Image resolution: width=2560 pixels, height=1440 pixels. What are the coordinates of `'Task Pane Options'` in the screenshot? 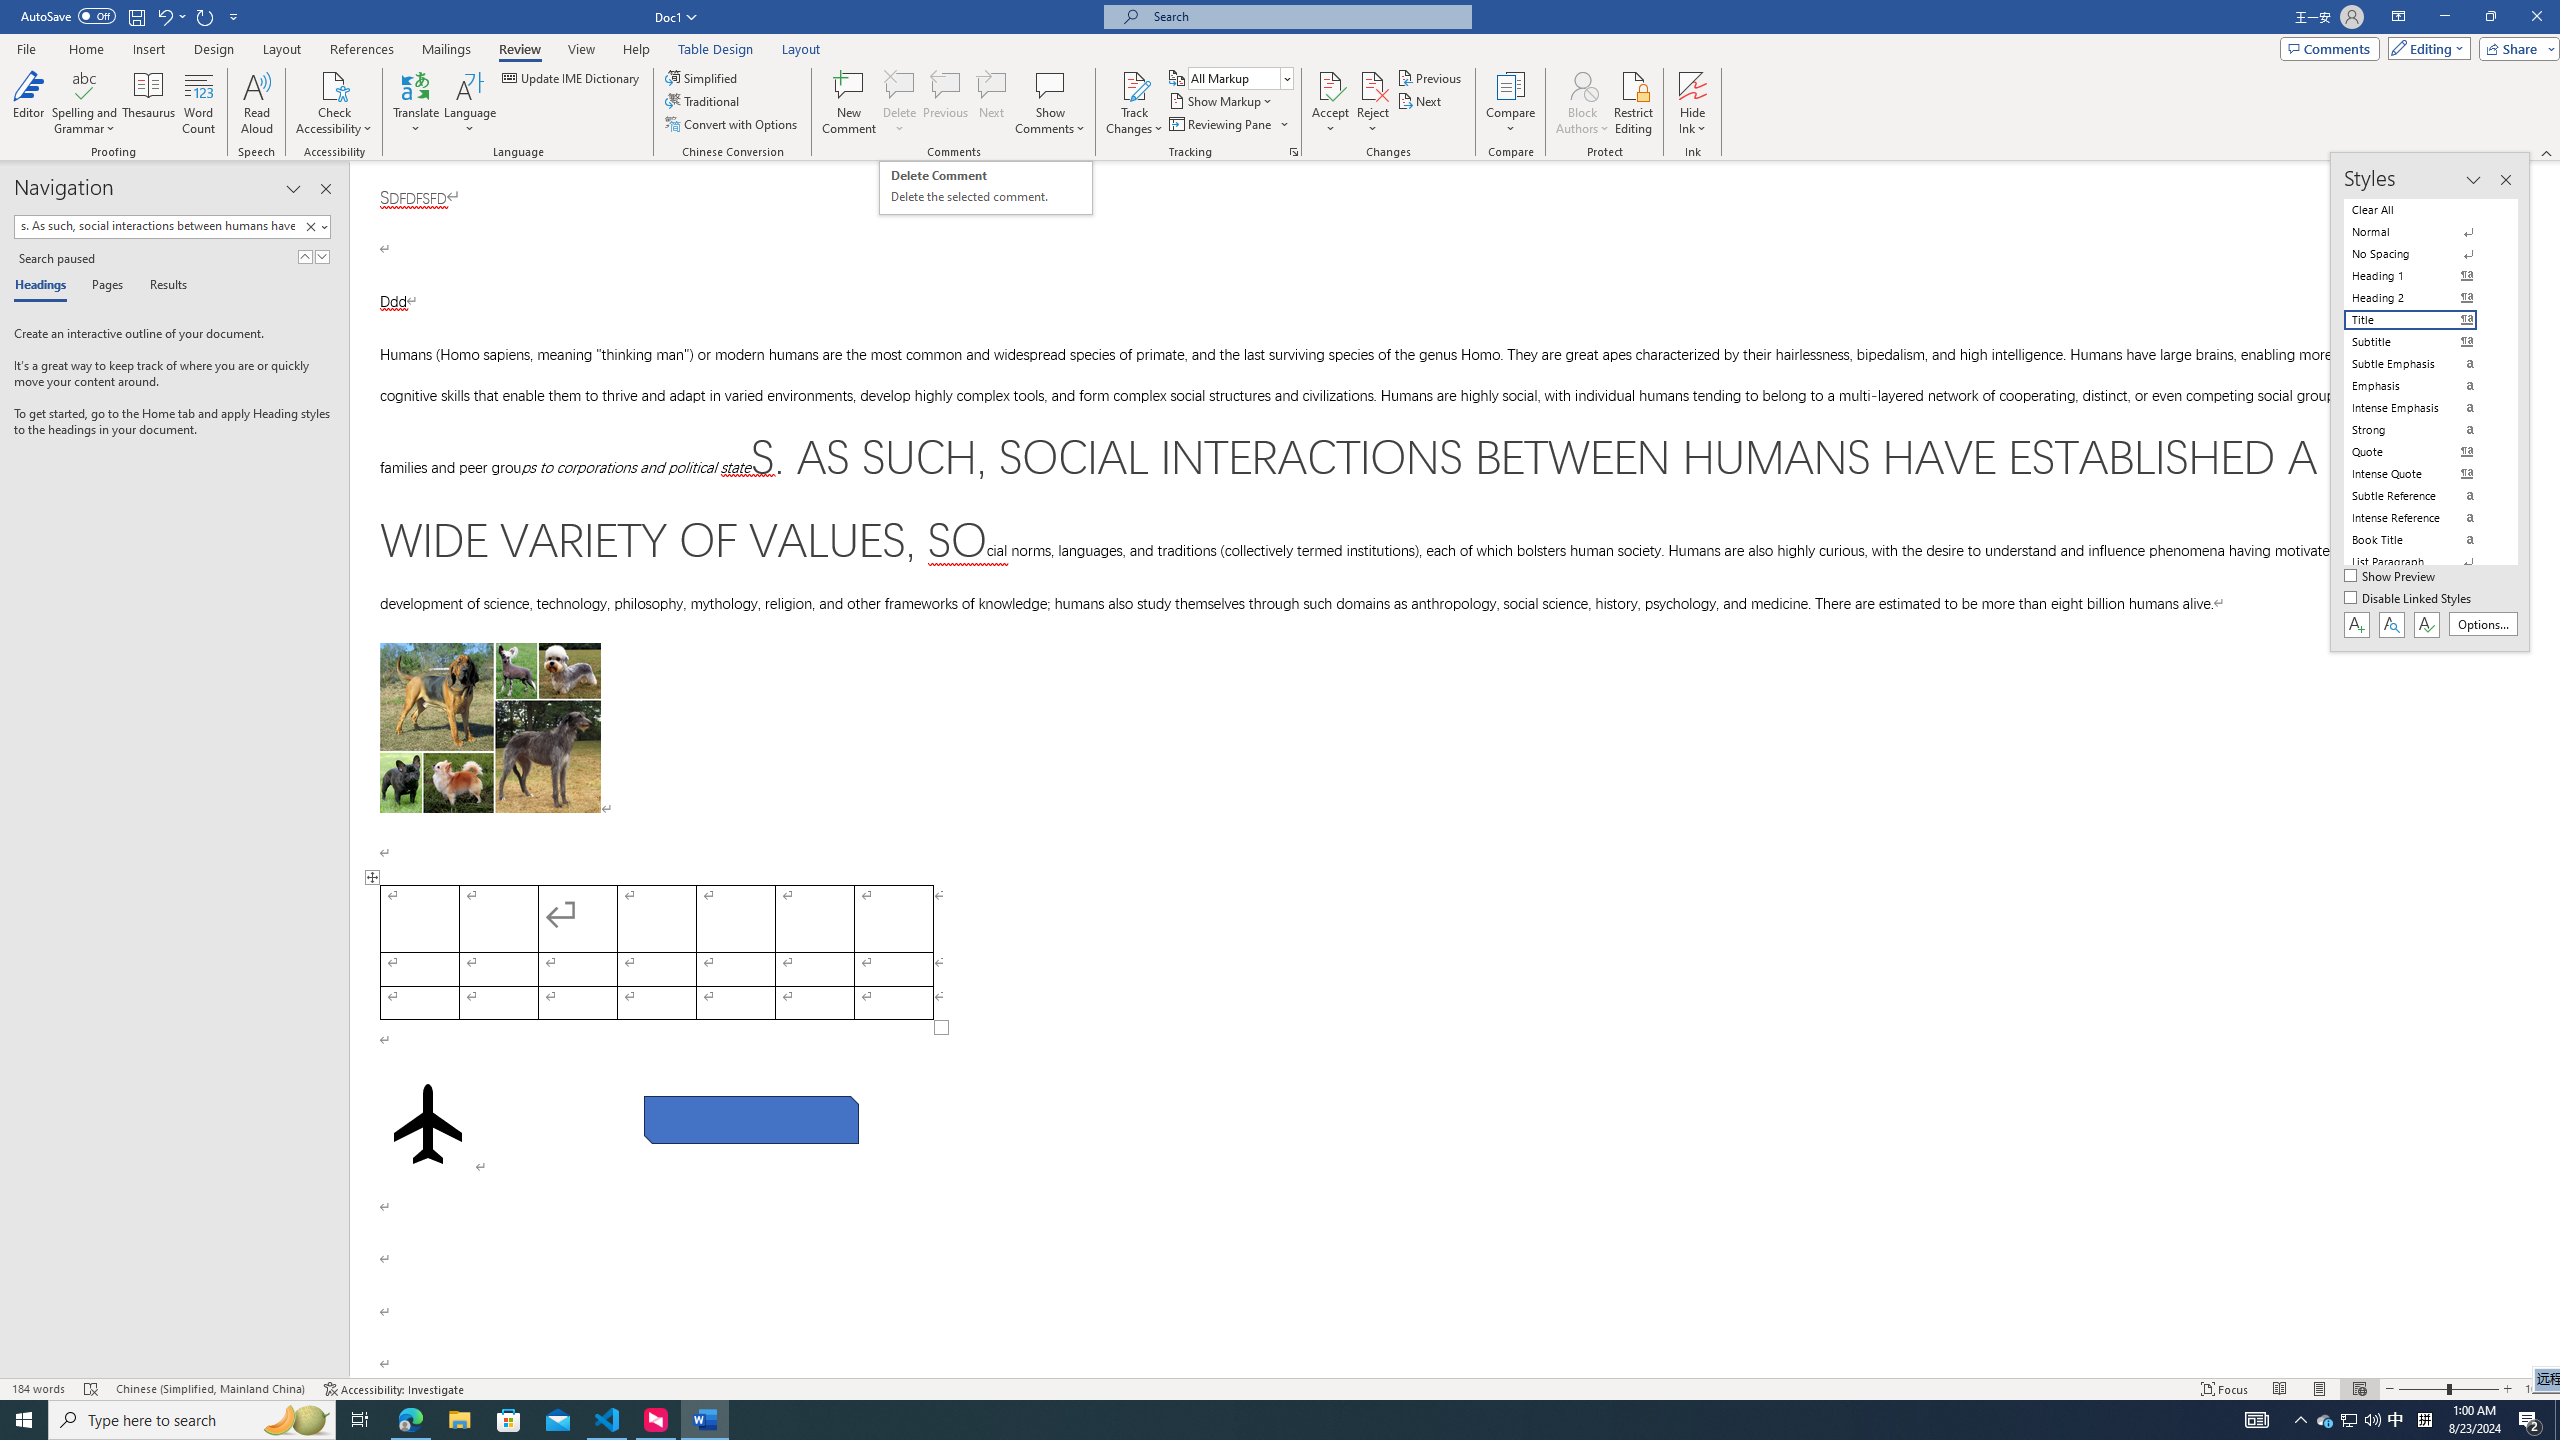 It's located at (293, 188).